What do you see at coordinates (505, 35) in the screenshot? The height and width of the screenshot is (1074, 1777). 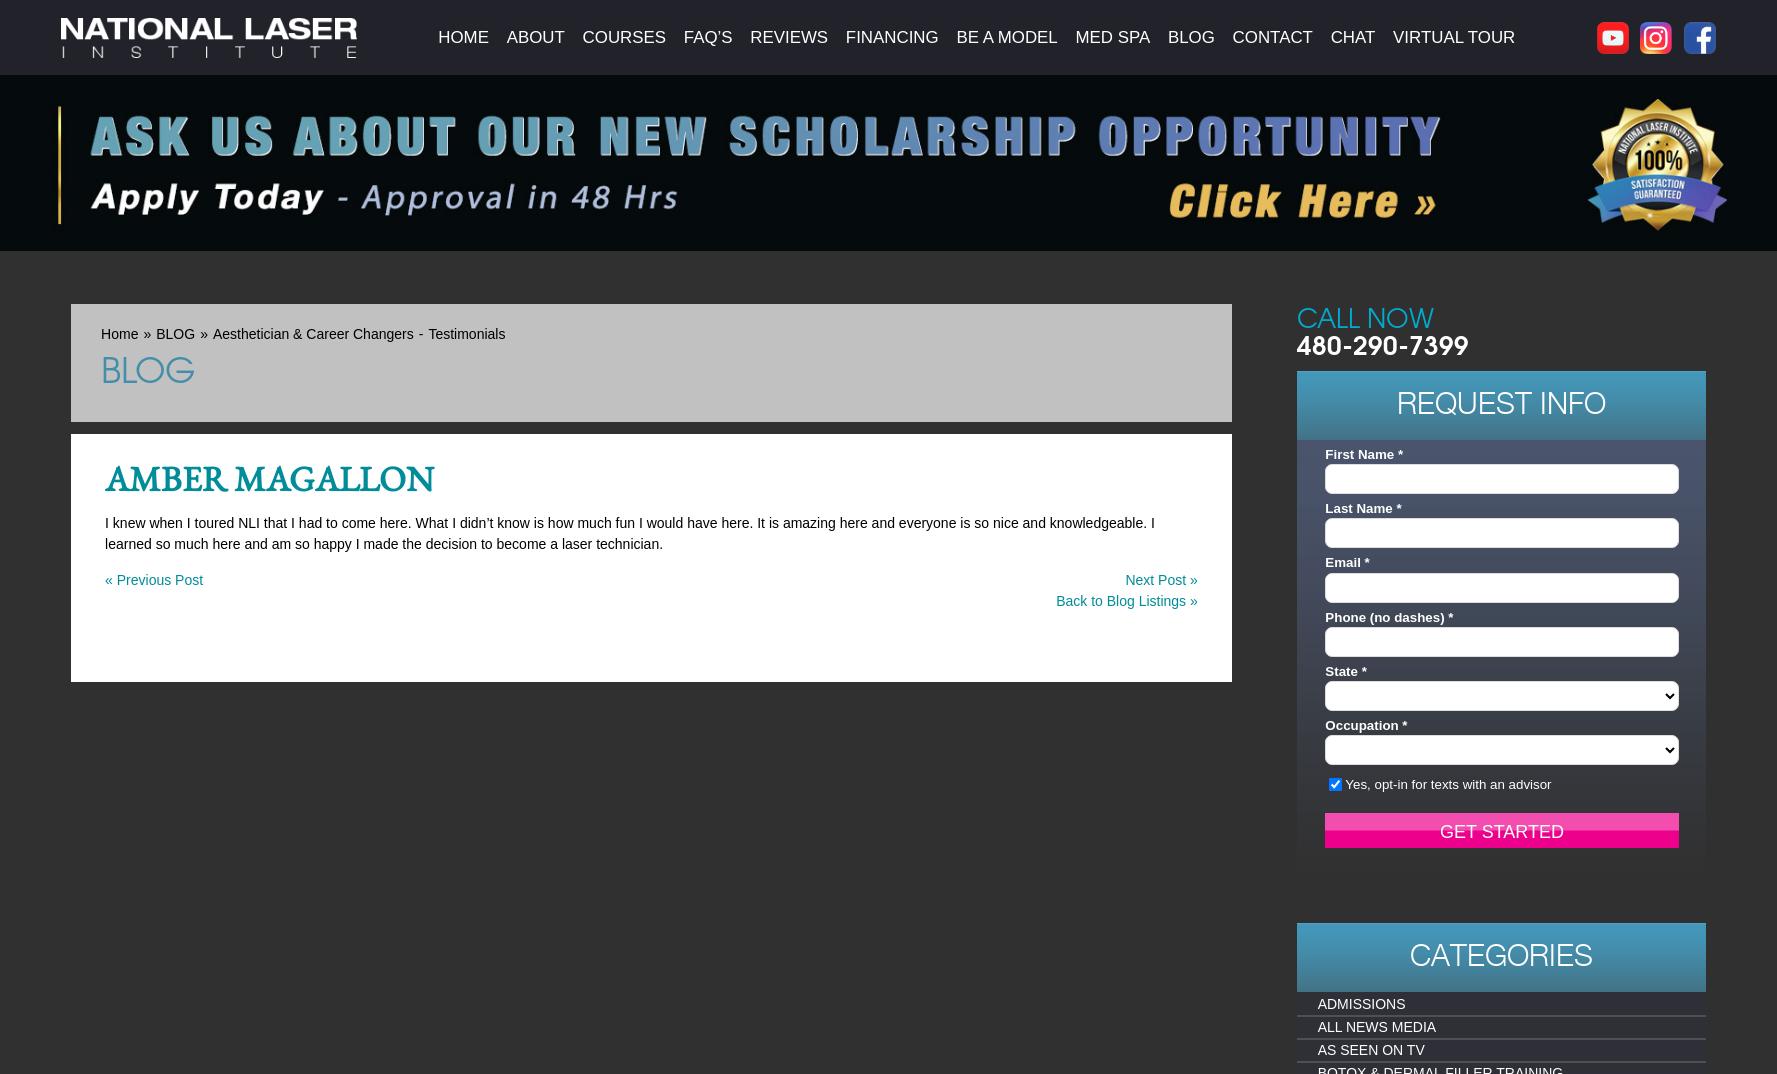 I see `'About'` at bounding box center [505, 35].